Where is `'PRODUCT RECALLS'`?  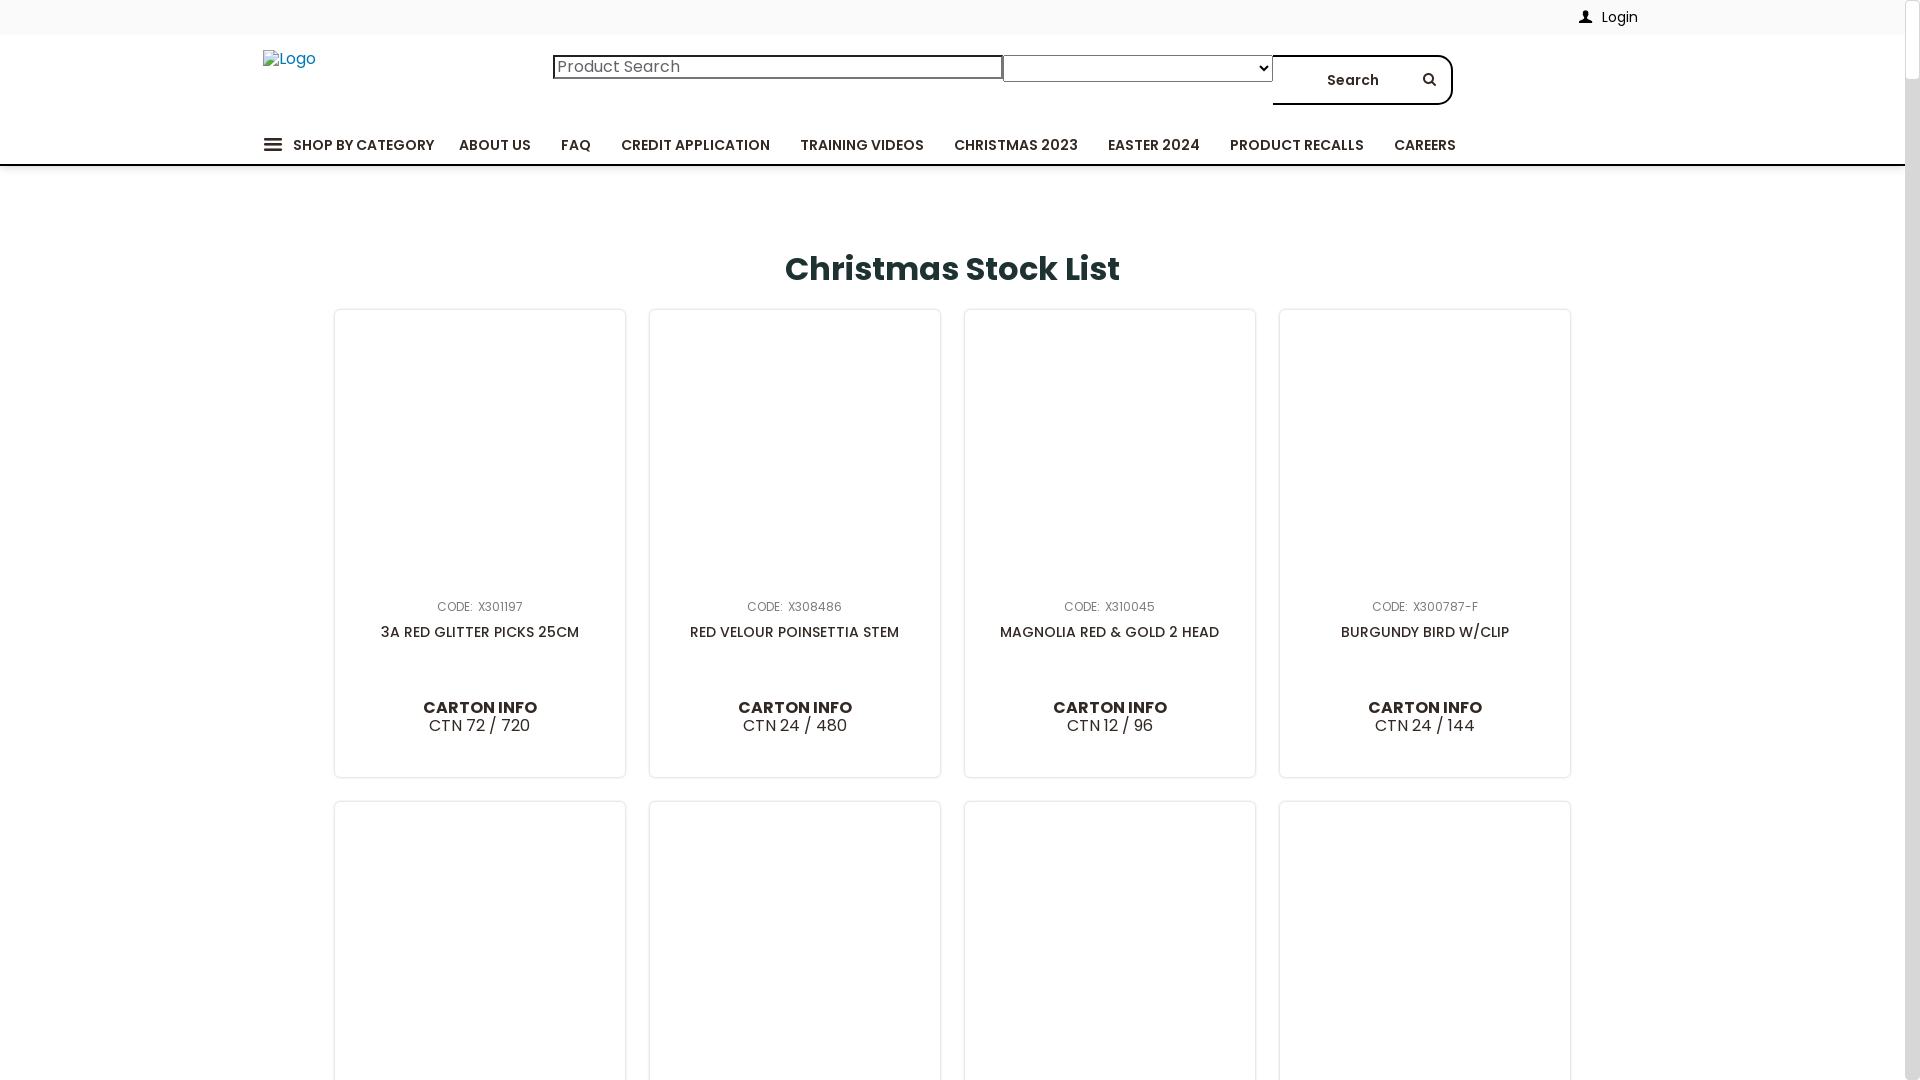
'PRODUCT RECALLS' is located at coordinates (1296, 144).